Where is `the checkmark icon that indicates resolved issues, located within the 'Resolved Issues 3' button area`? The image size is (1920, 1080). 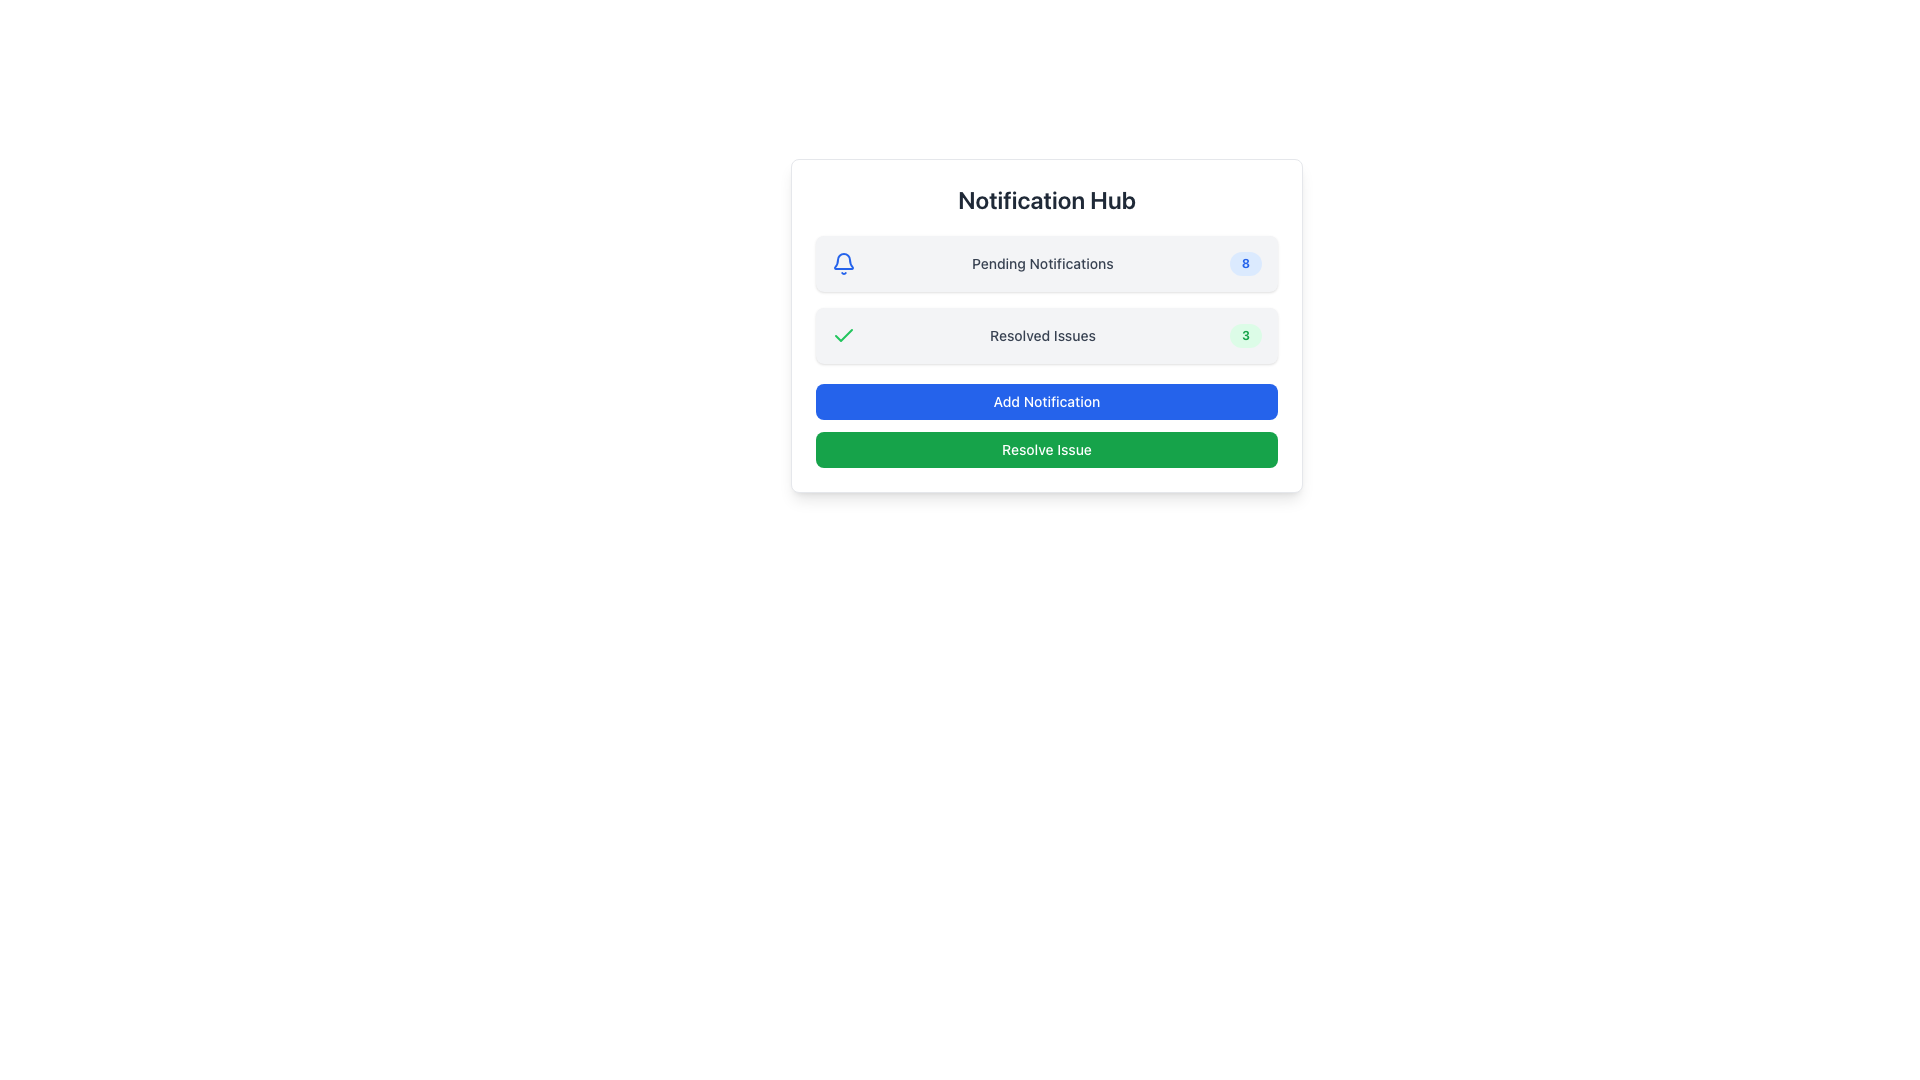 the checkmark icon that indicates resolved issues, located within the 'Resolved Issues 3' button area is located at coordinates (844, 334).